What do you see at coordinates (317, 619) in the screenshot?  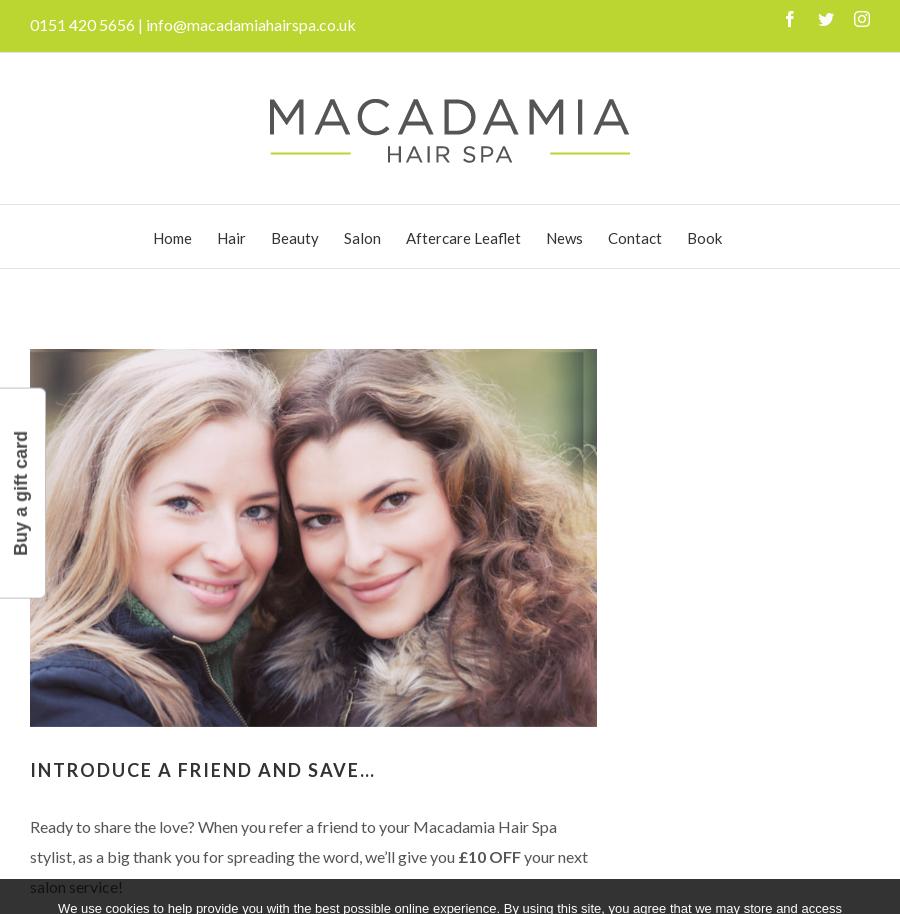 I see `'Make-up'` at bounding box center [317, 619].